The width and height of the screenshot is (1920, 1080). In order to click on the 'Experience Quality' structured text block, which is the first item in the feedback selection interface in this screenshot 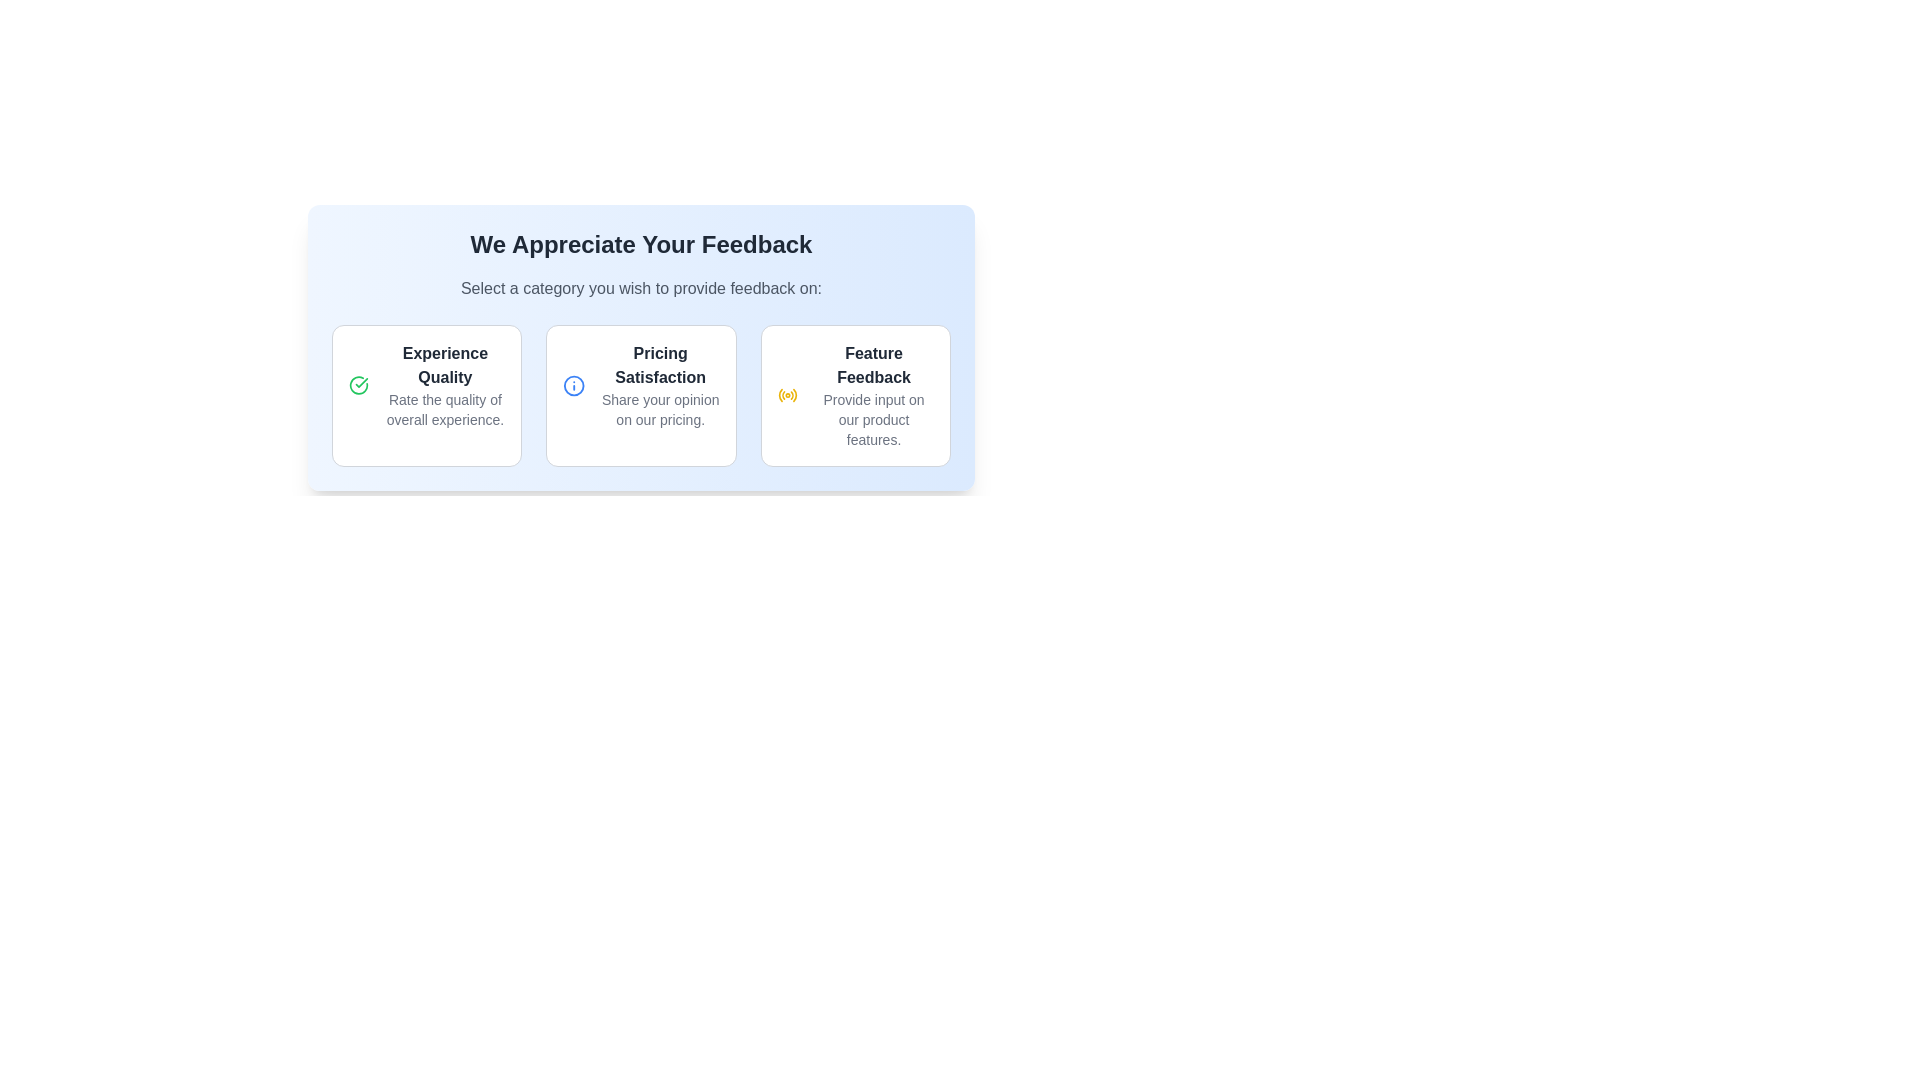, I will do `click(444, 385)`.